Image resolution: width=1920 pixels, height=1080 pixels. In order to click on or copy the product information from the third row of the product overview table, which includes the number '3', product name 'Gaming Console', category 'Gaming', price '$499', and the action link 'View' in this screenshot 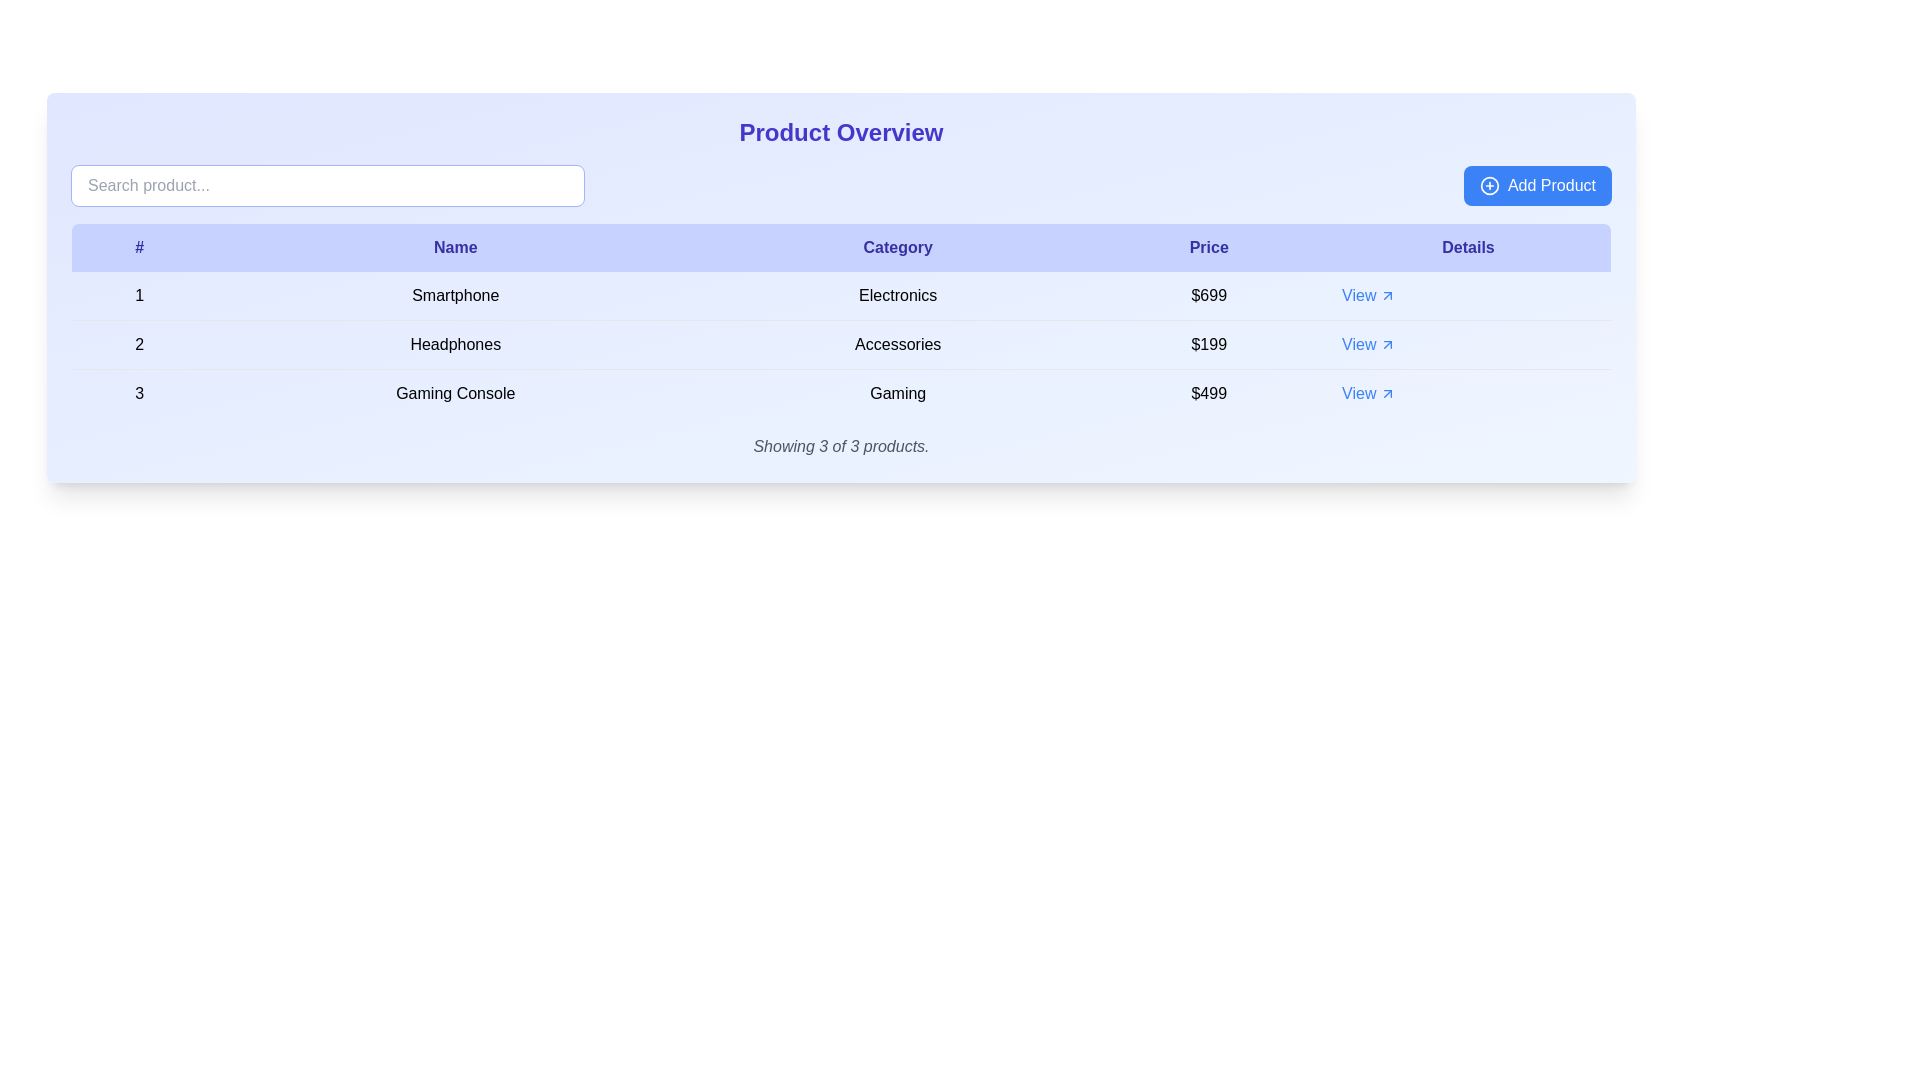, I will do `click(841, 393)`.